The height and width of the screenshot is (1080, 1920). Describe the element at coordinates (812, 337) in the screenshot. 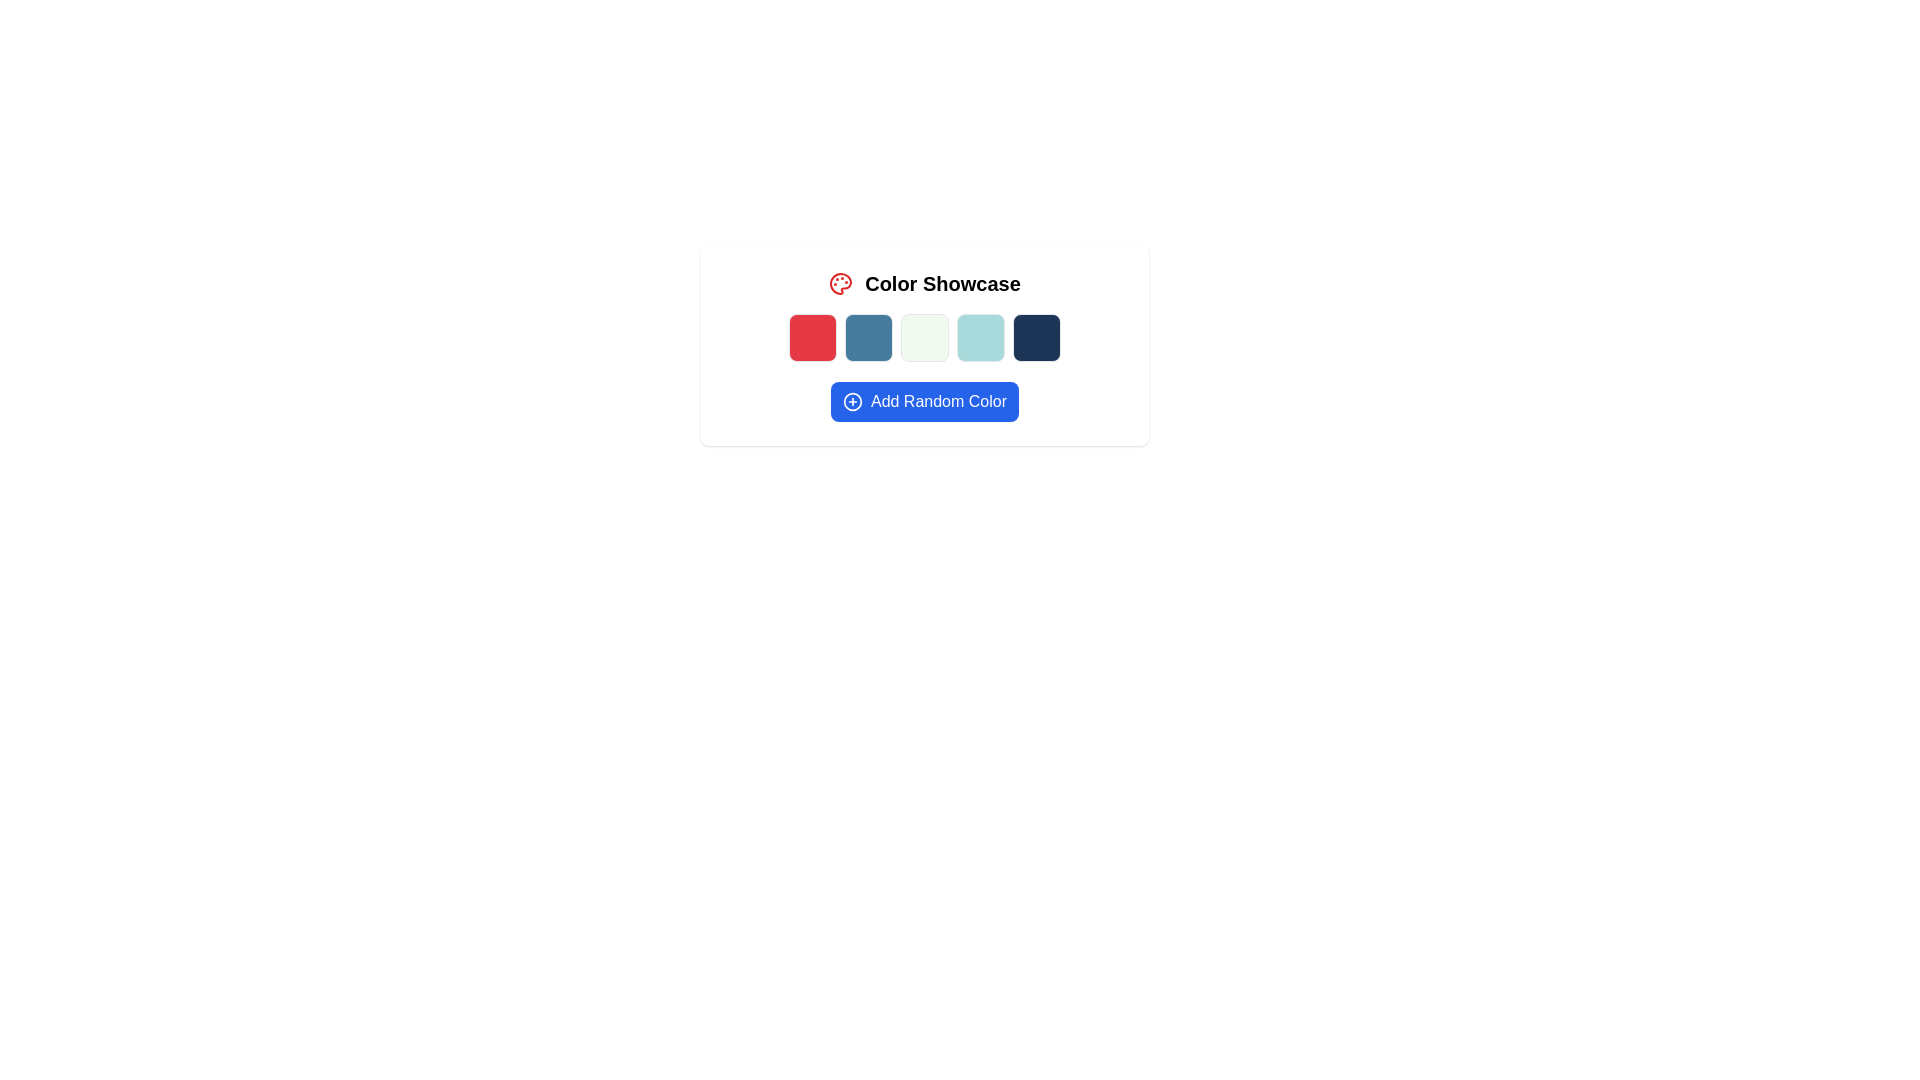

I see `the distinct red colored square box with rounded corners located in the horizontal grid, positioned to the leftmost side just below the 'Color Showcase' title` at that location.